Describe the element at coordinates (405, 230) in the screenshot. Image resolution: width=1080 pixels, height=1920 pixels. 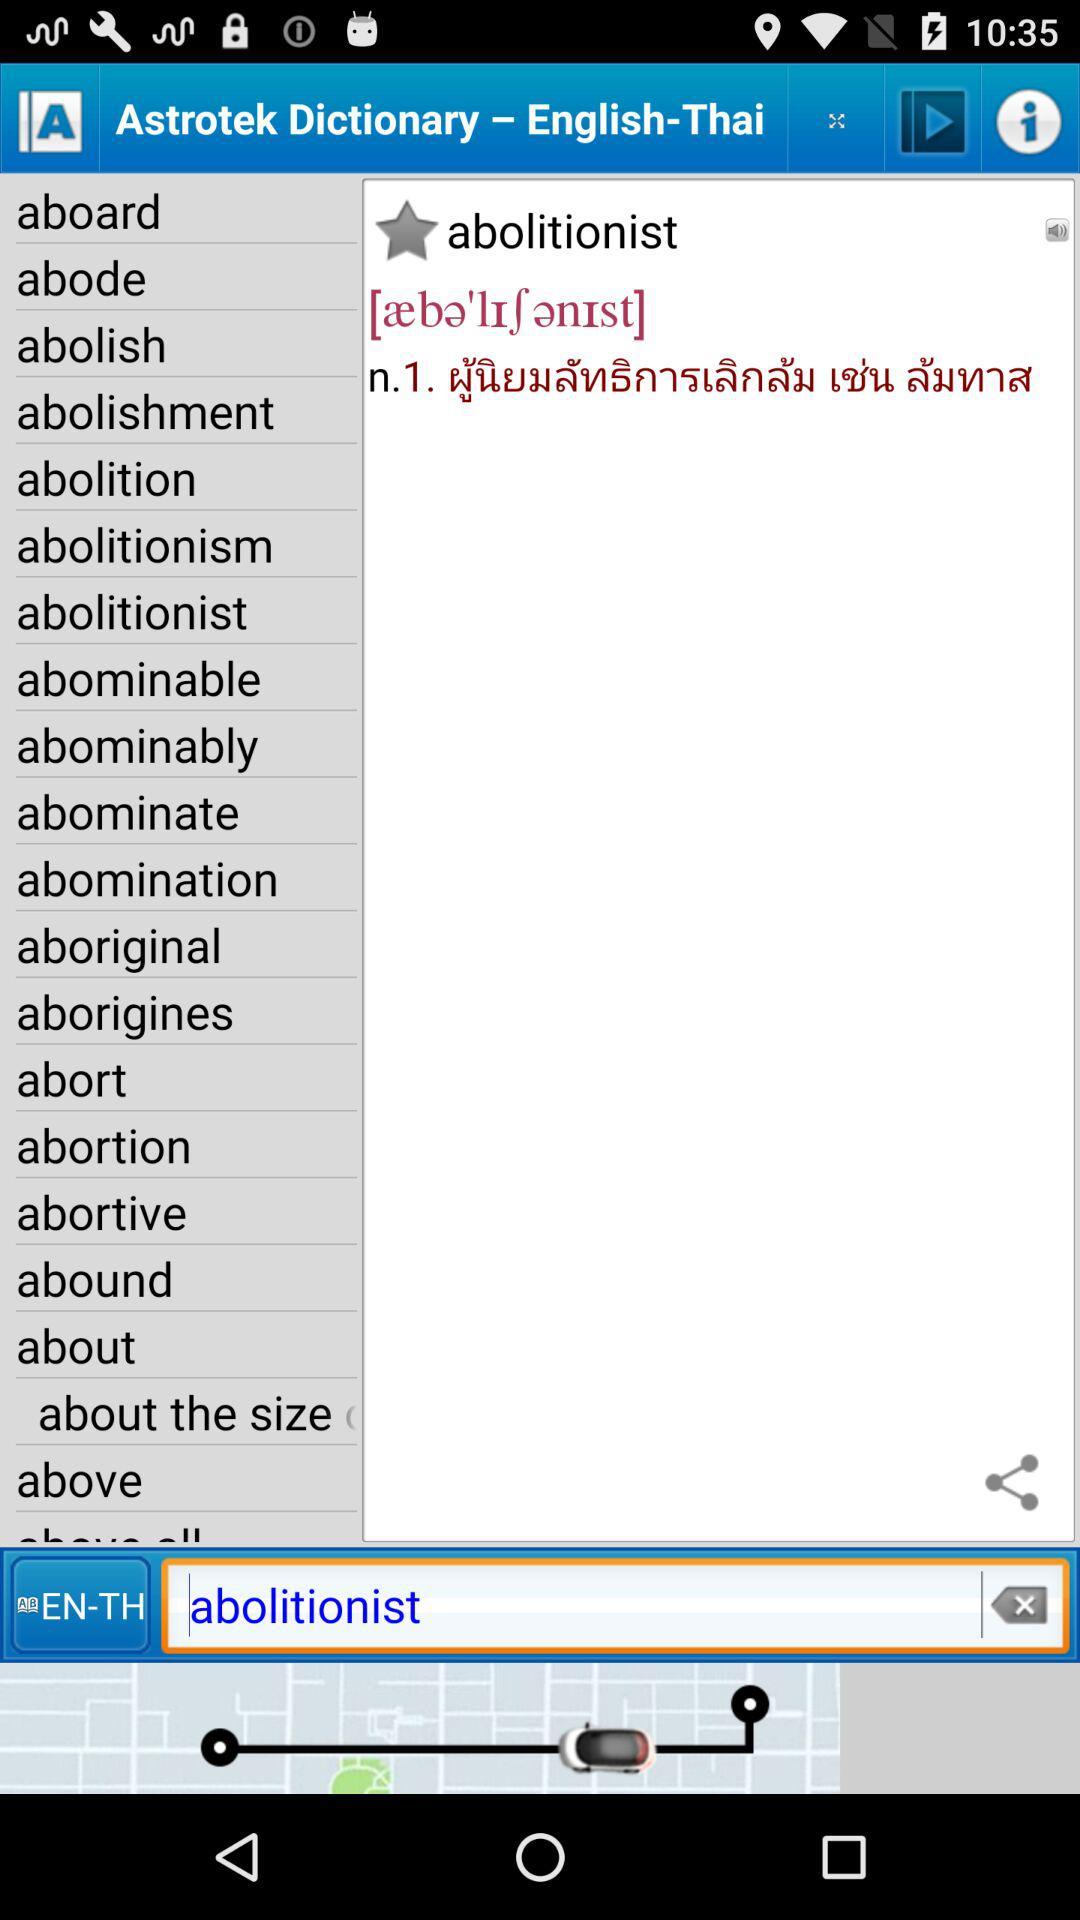
I see `the icon next to abolitionist app` at that location.